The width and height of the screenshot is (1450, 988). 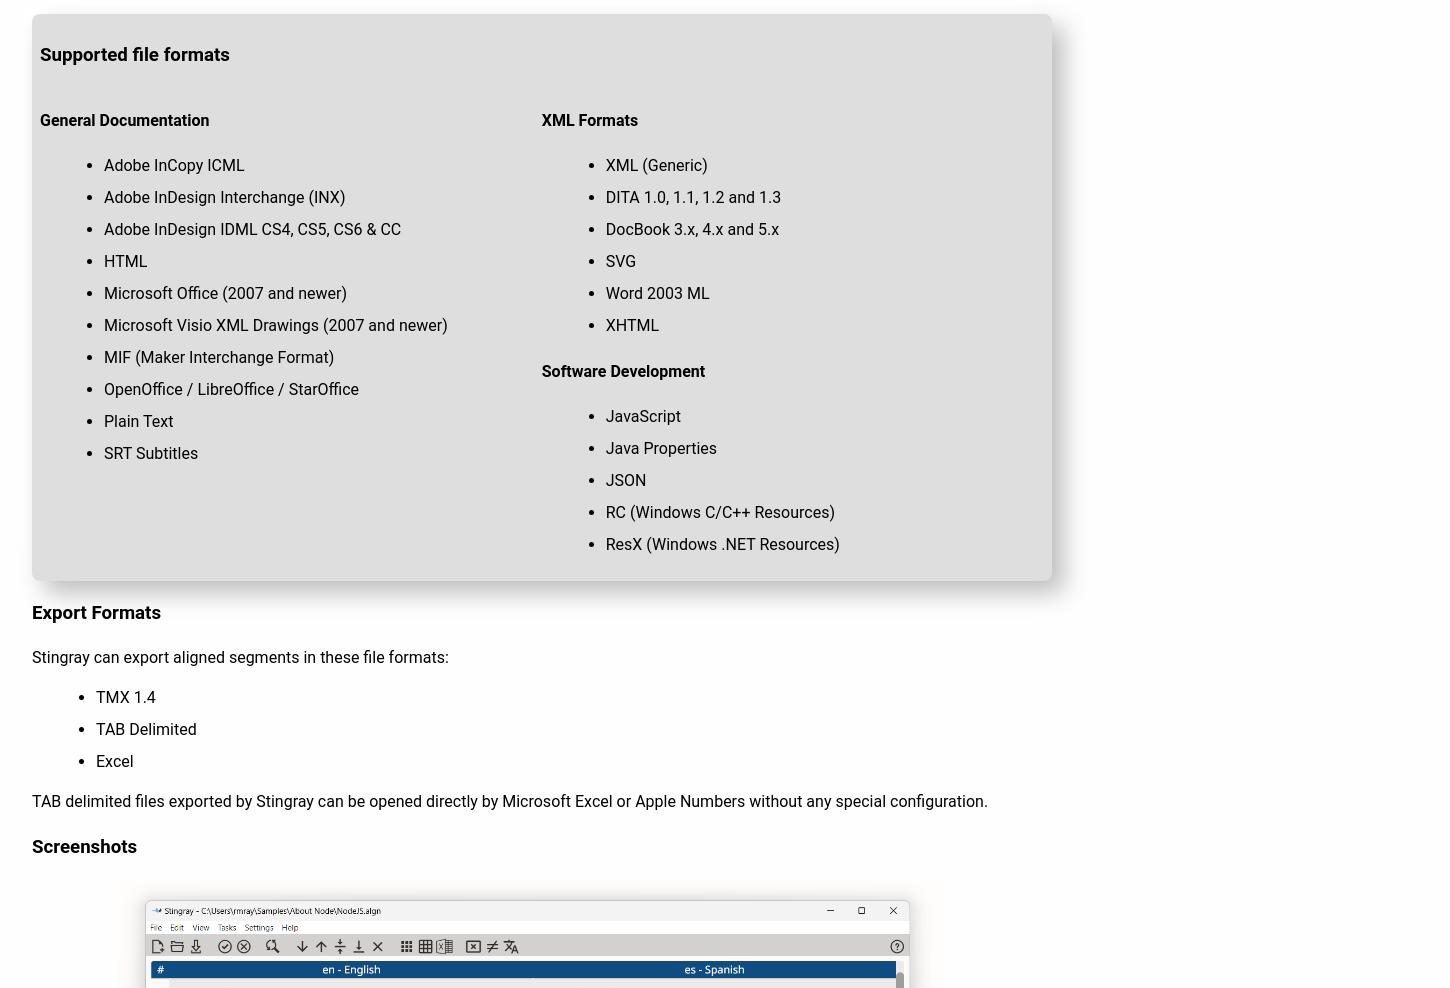 What do you see at coordinates (133, 53) in the screenshot?
I see `'Supported file formats'` at bounding box center [133, 53].